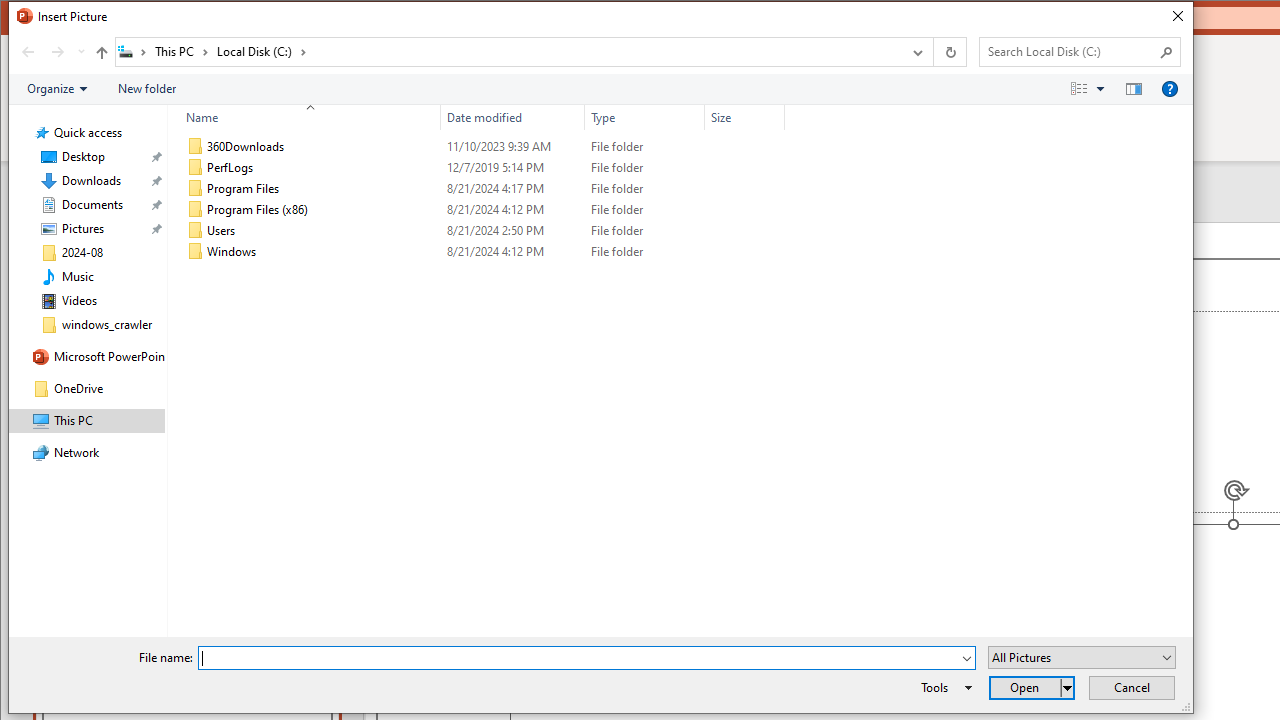  I want to click on 'File name:', so click(578, 658).